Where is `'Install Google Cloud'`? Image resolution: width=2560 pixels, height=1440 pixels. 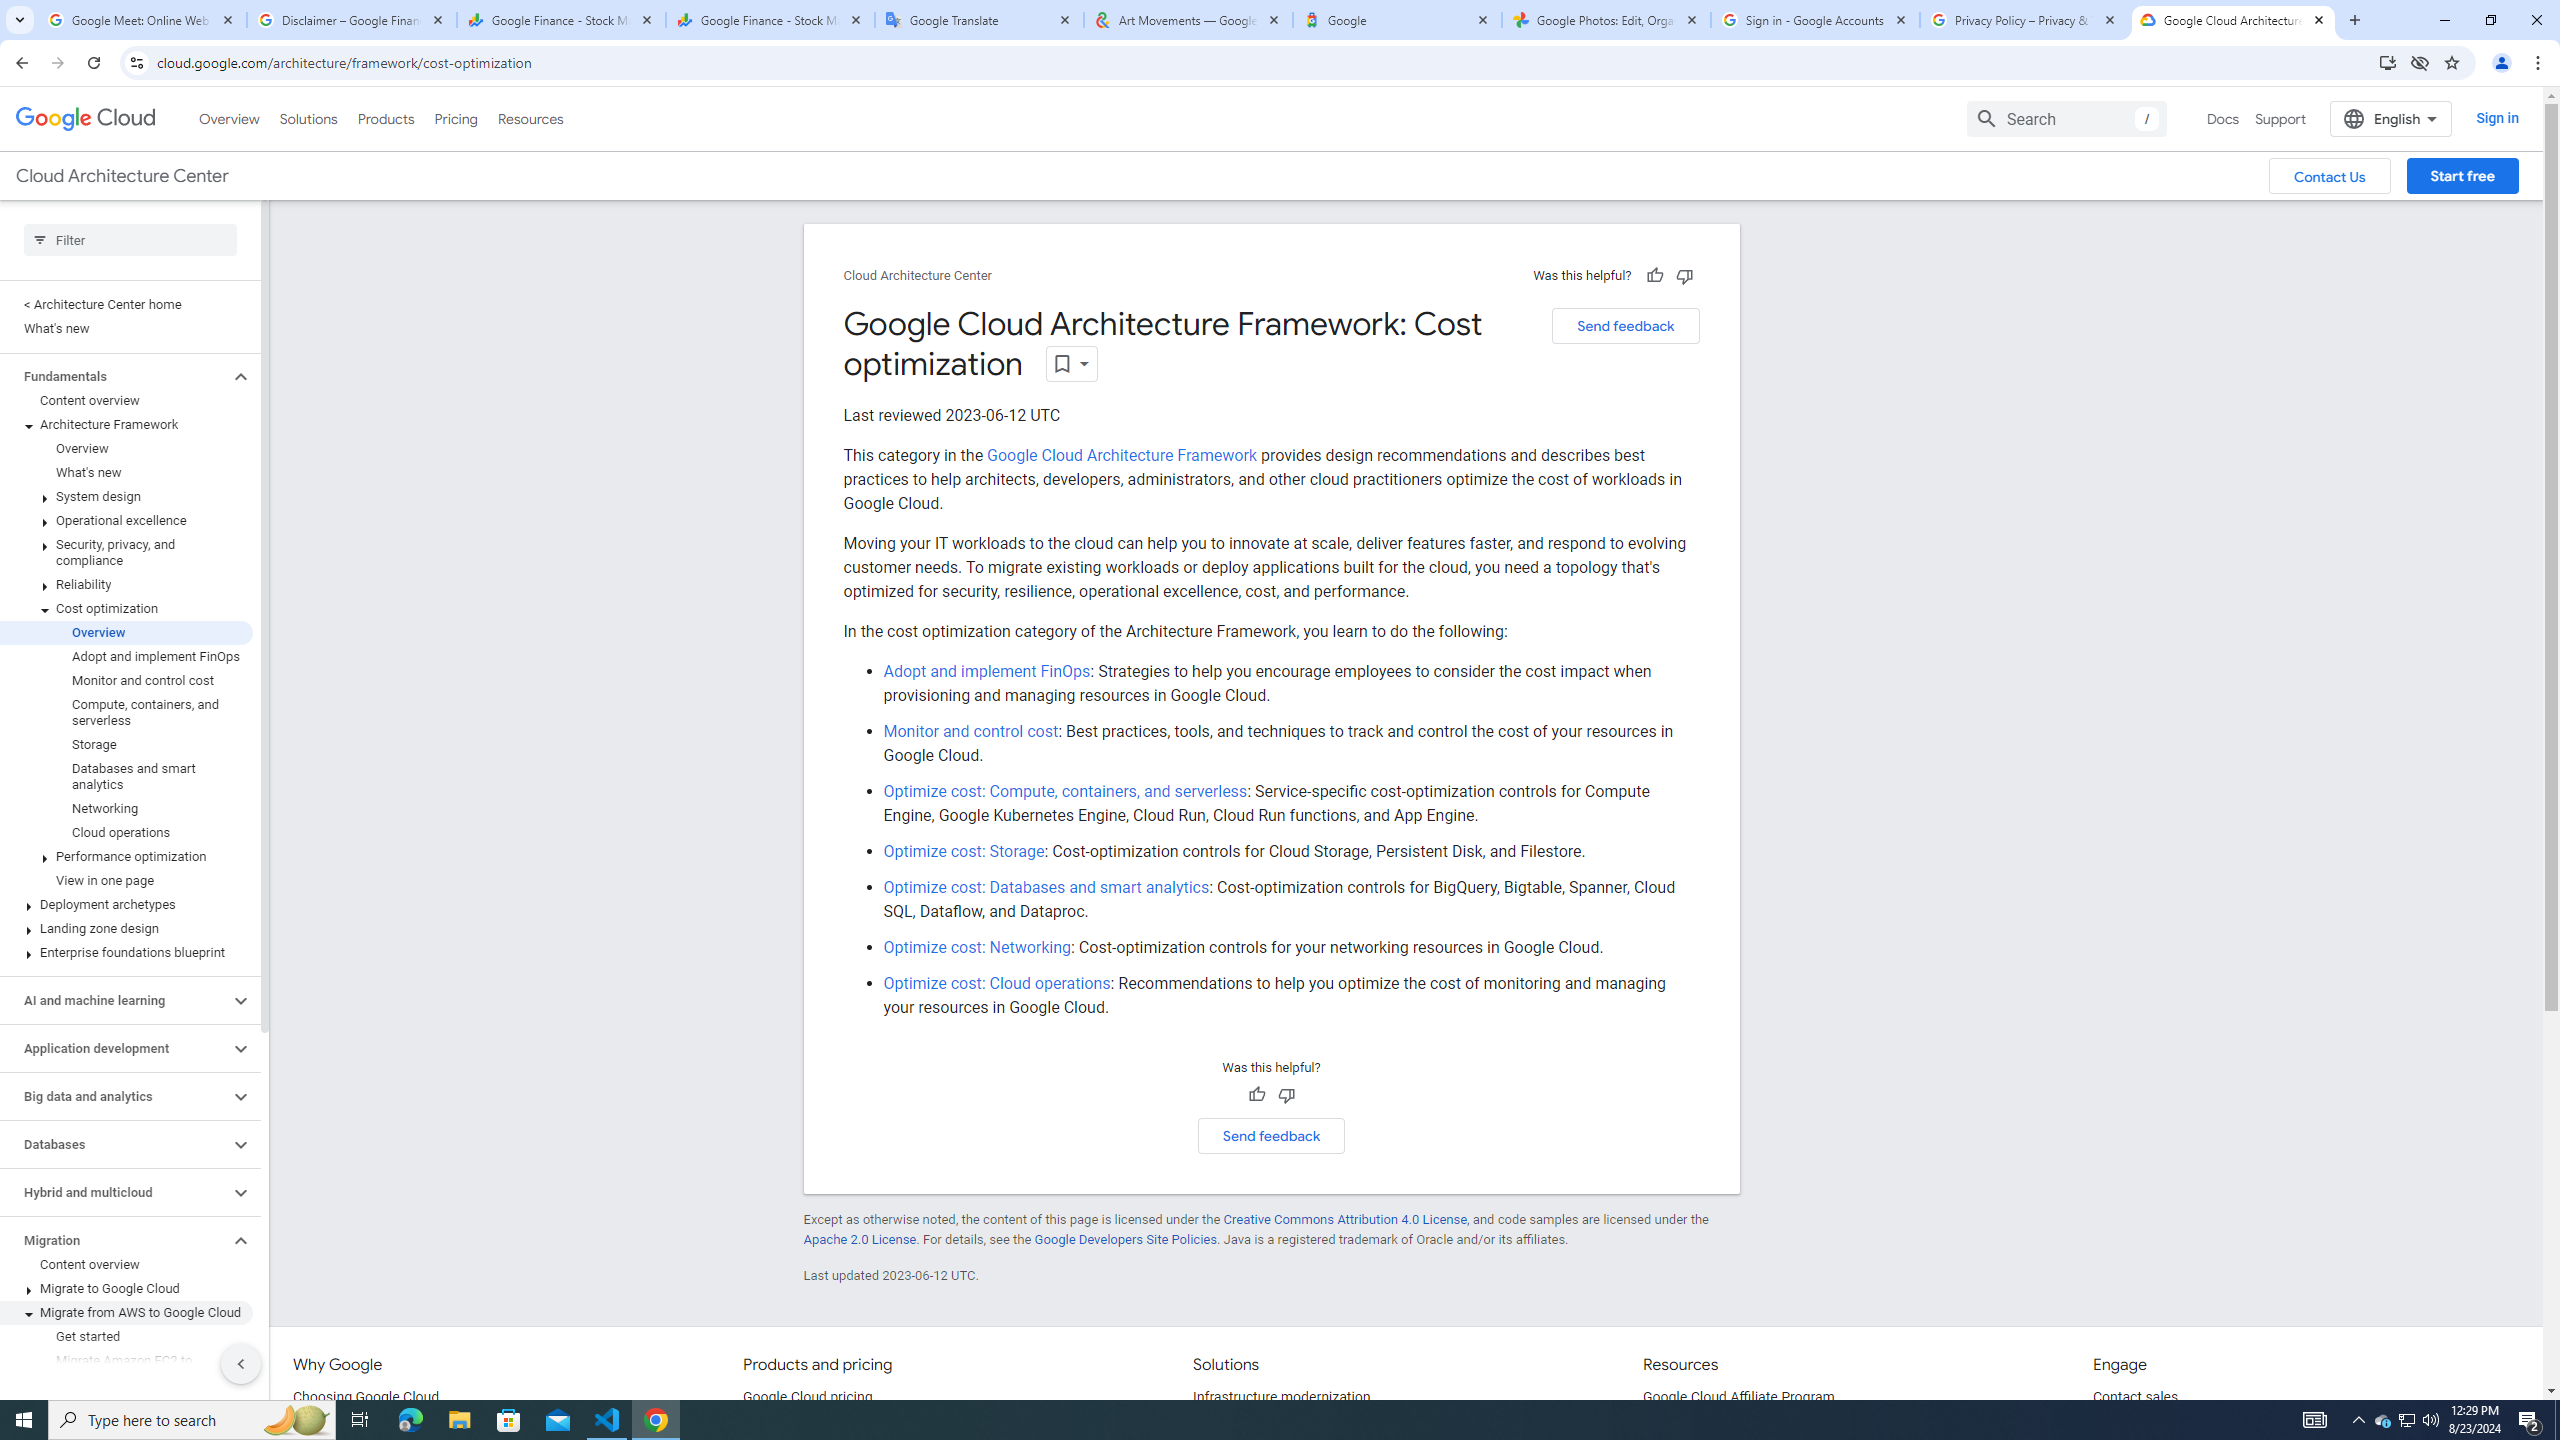 'Install Google Cloud' is located at coordinates (2388, 61).